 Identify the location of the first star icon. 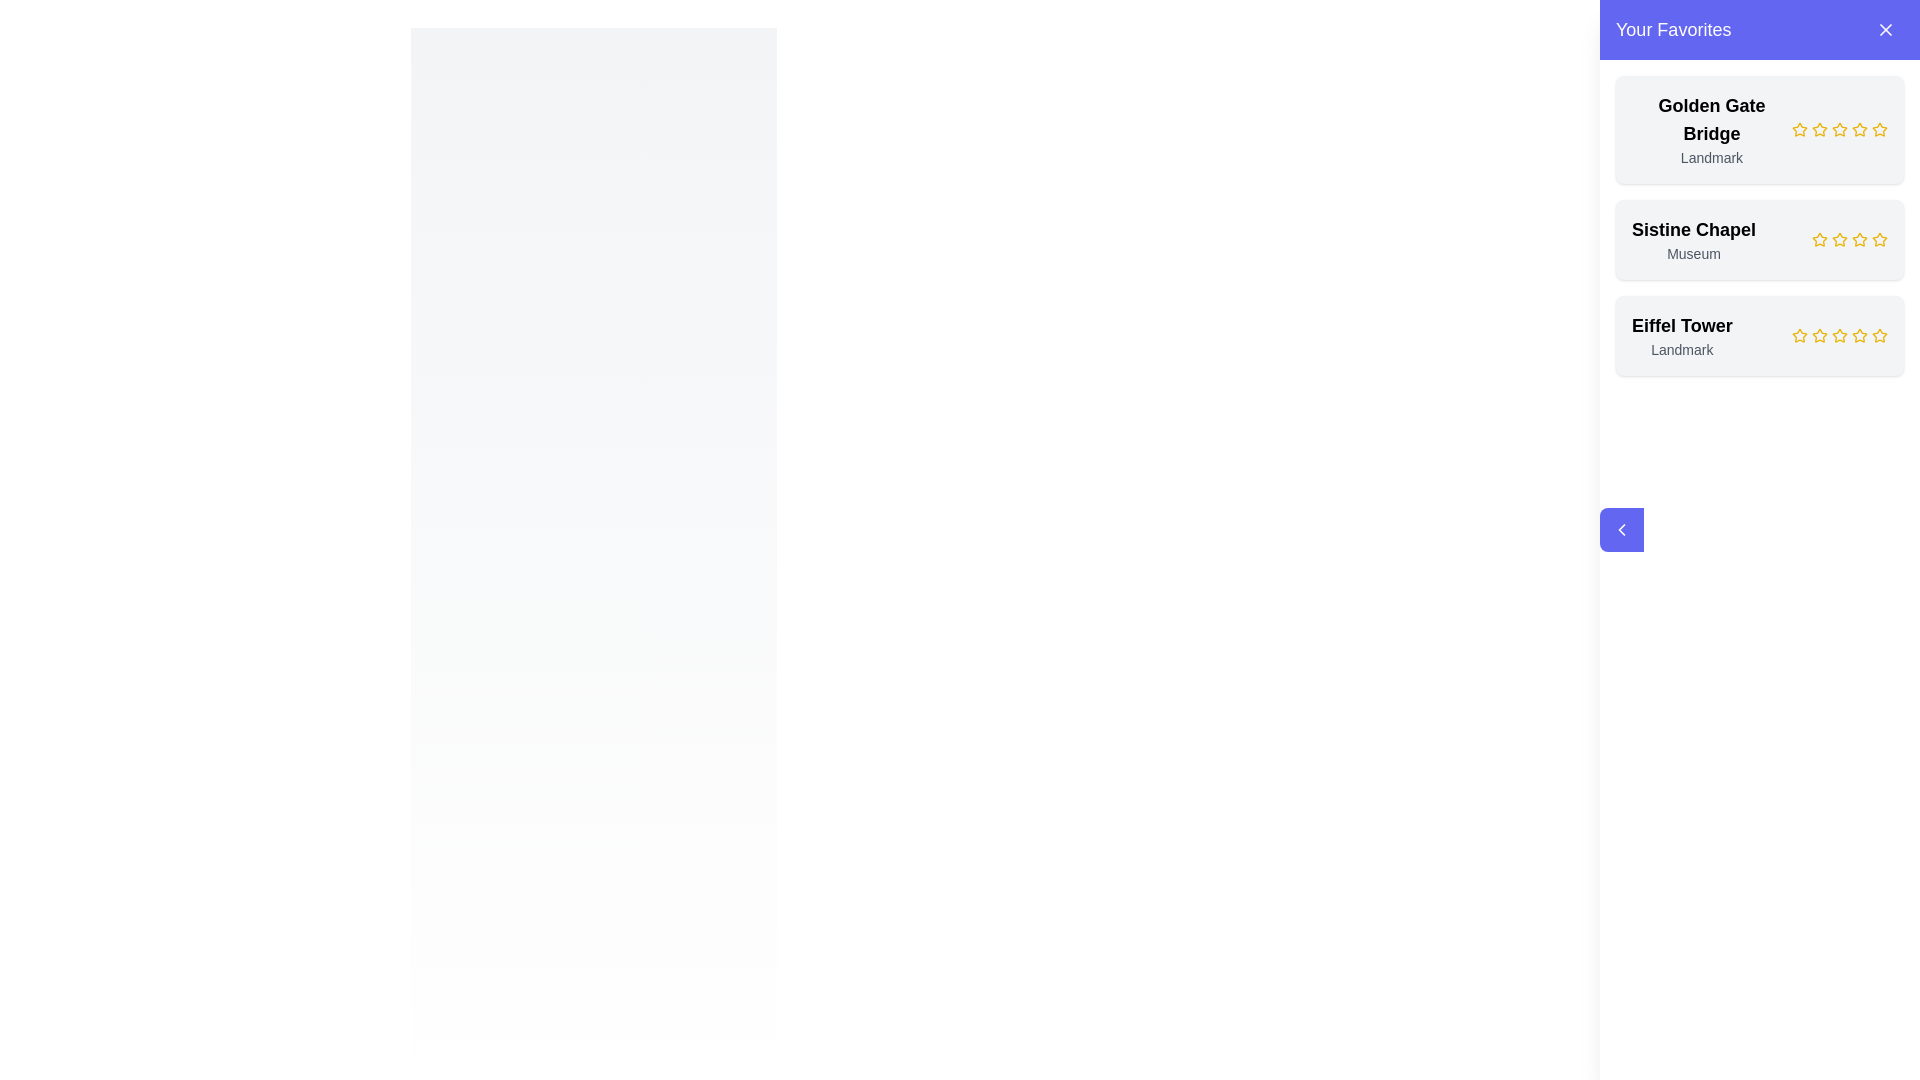
(1800, 334).